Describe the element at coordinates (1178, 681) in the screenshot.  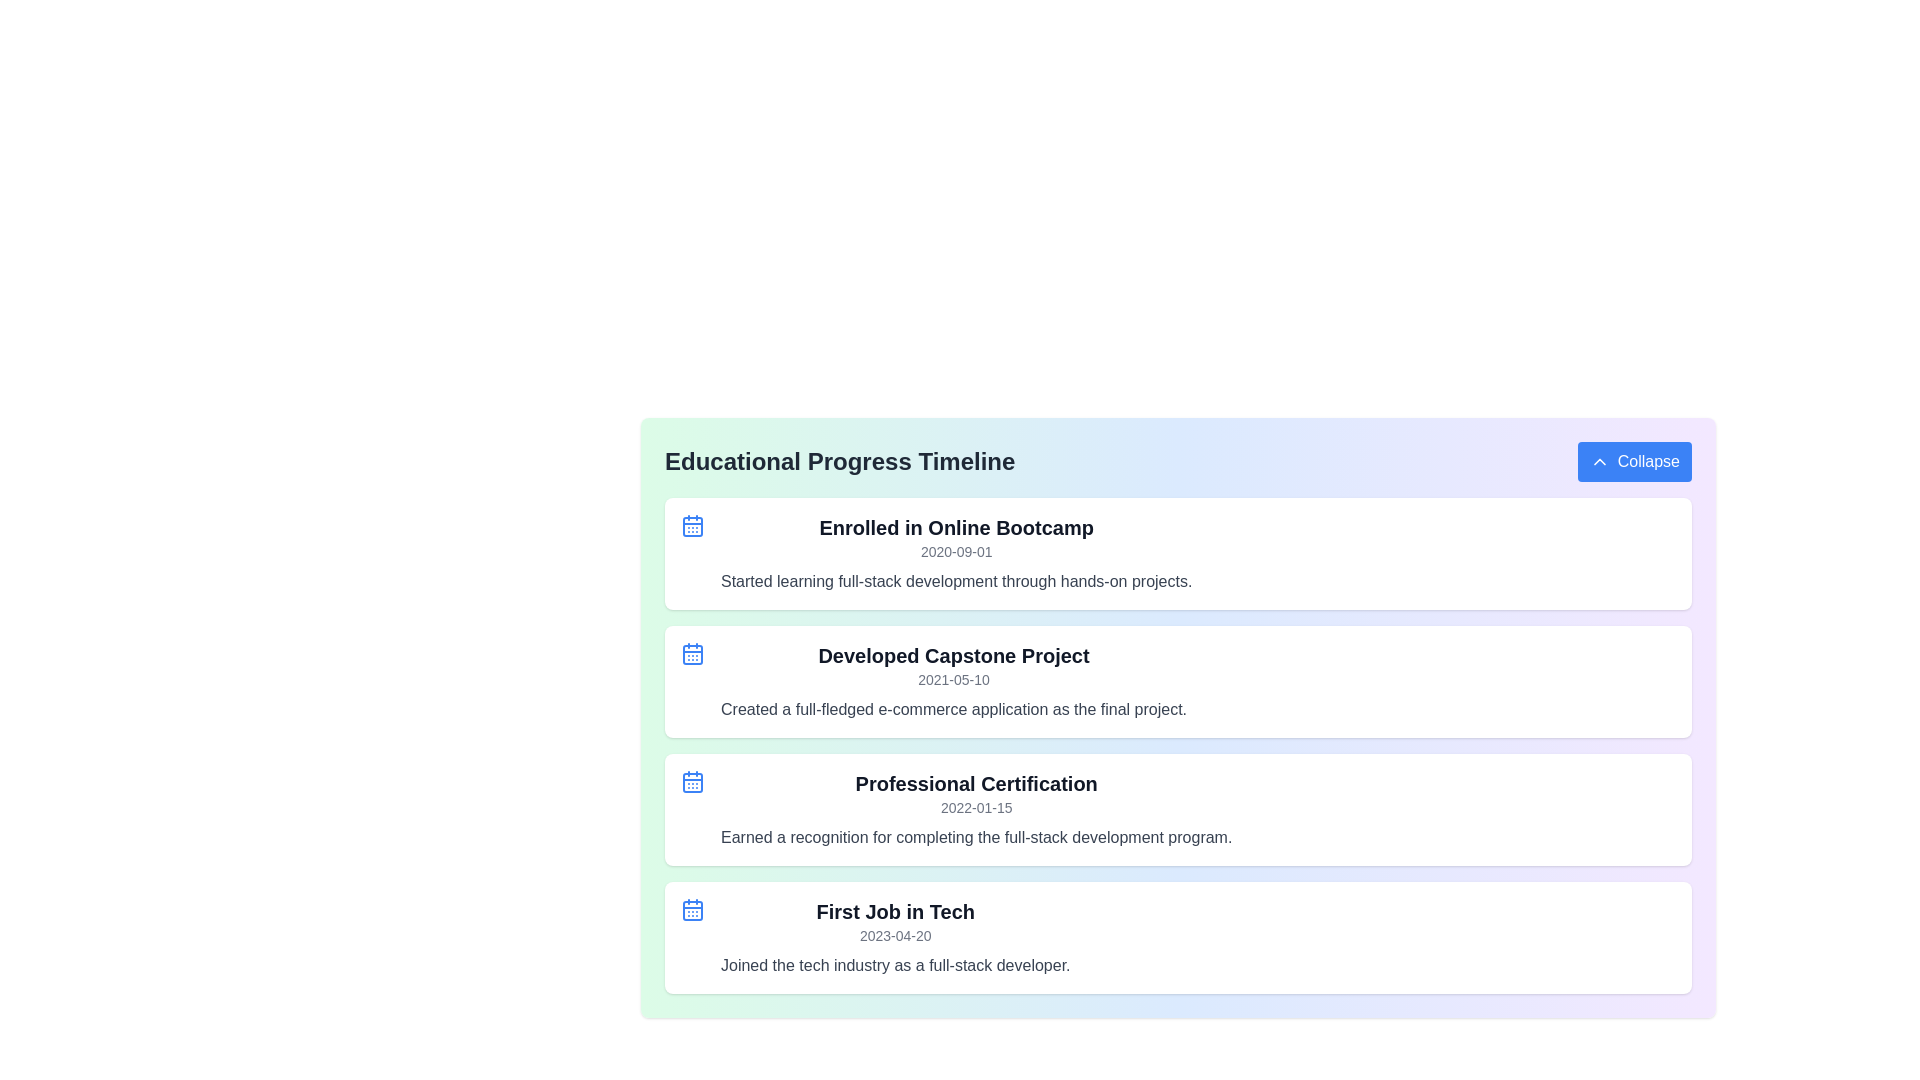
I see `educational milestone displayed on the second item of the 'Educational Progress Timeline', which provides details about the development of a capstone project` at that location.